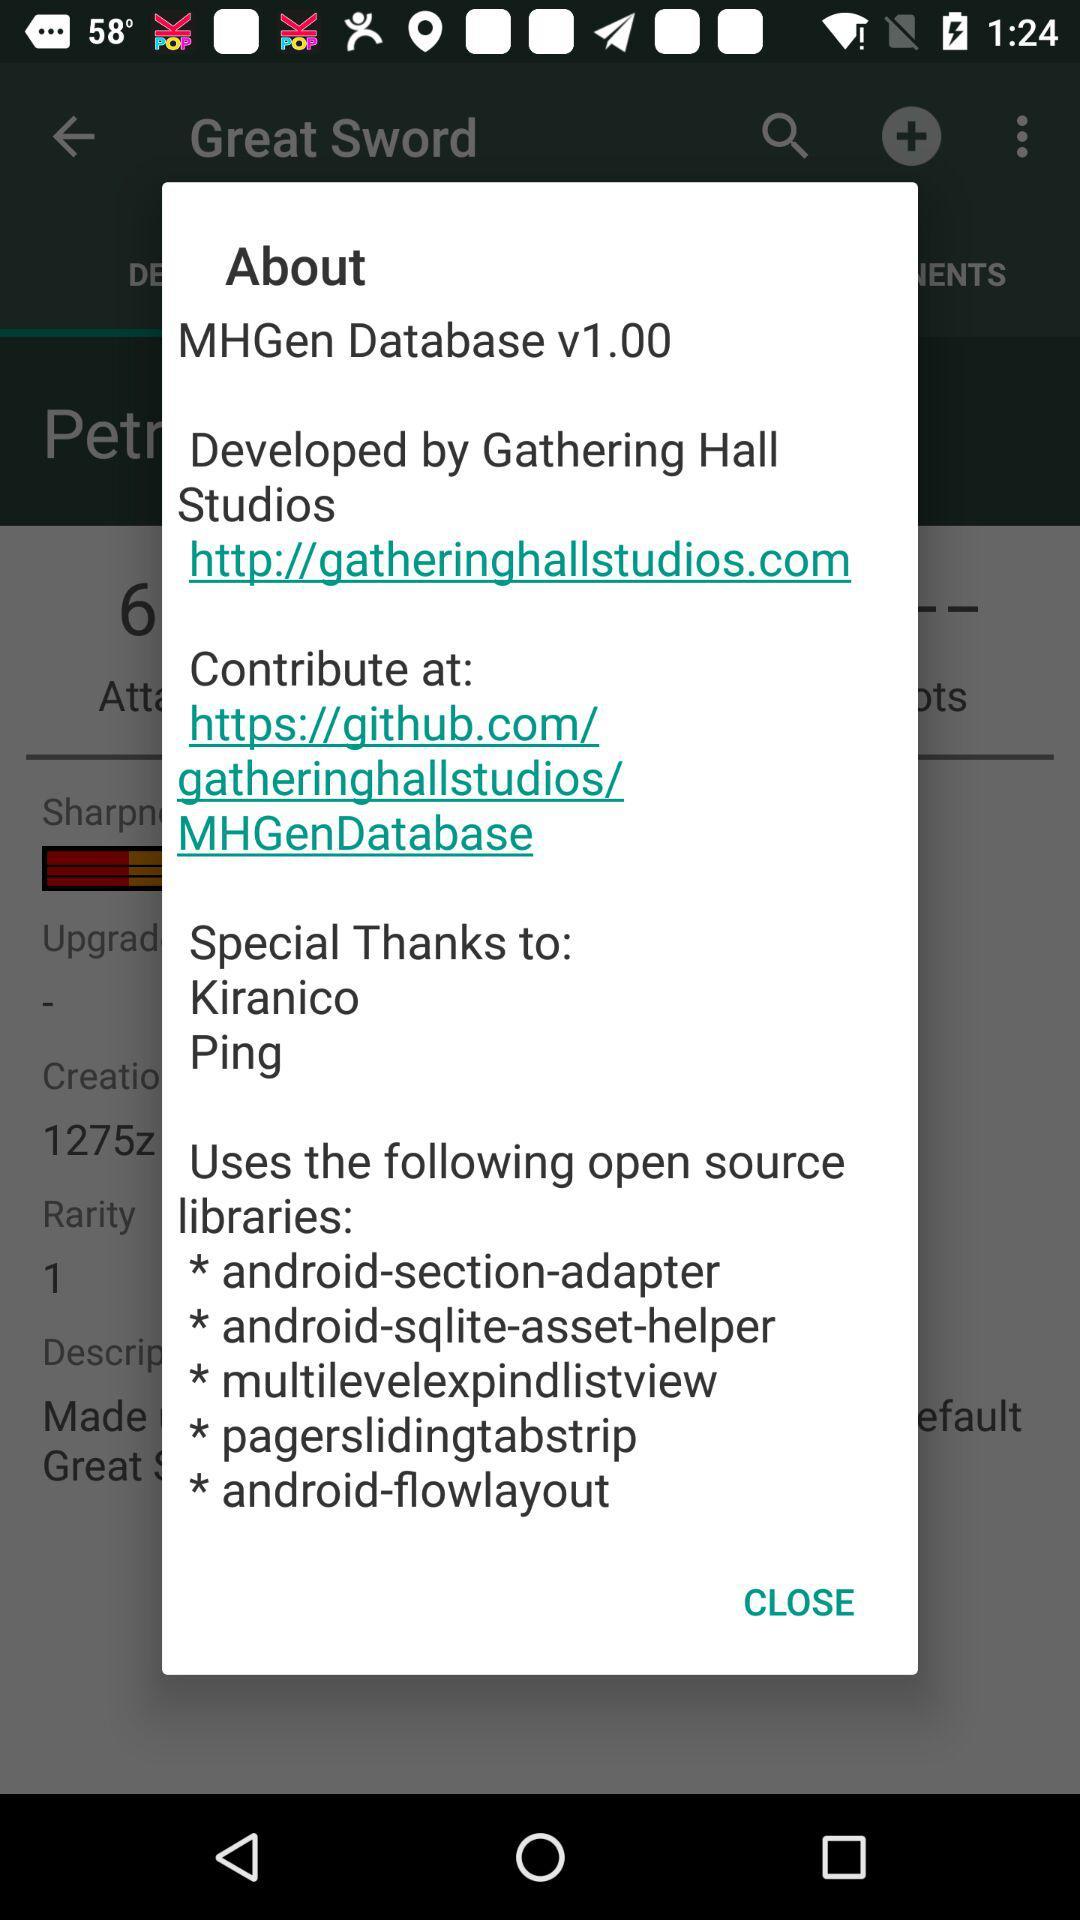 The height and width of the screenshot is (1920, 1080). I want to click on the icon at the bottom right corner, so click(798, 1601).